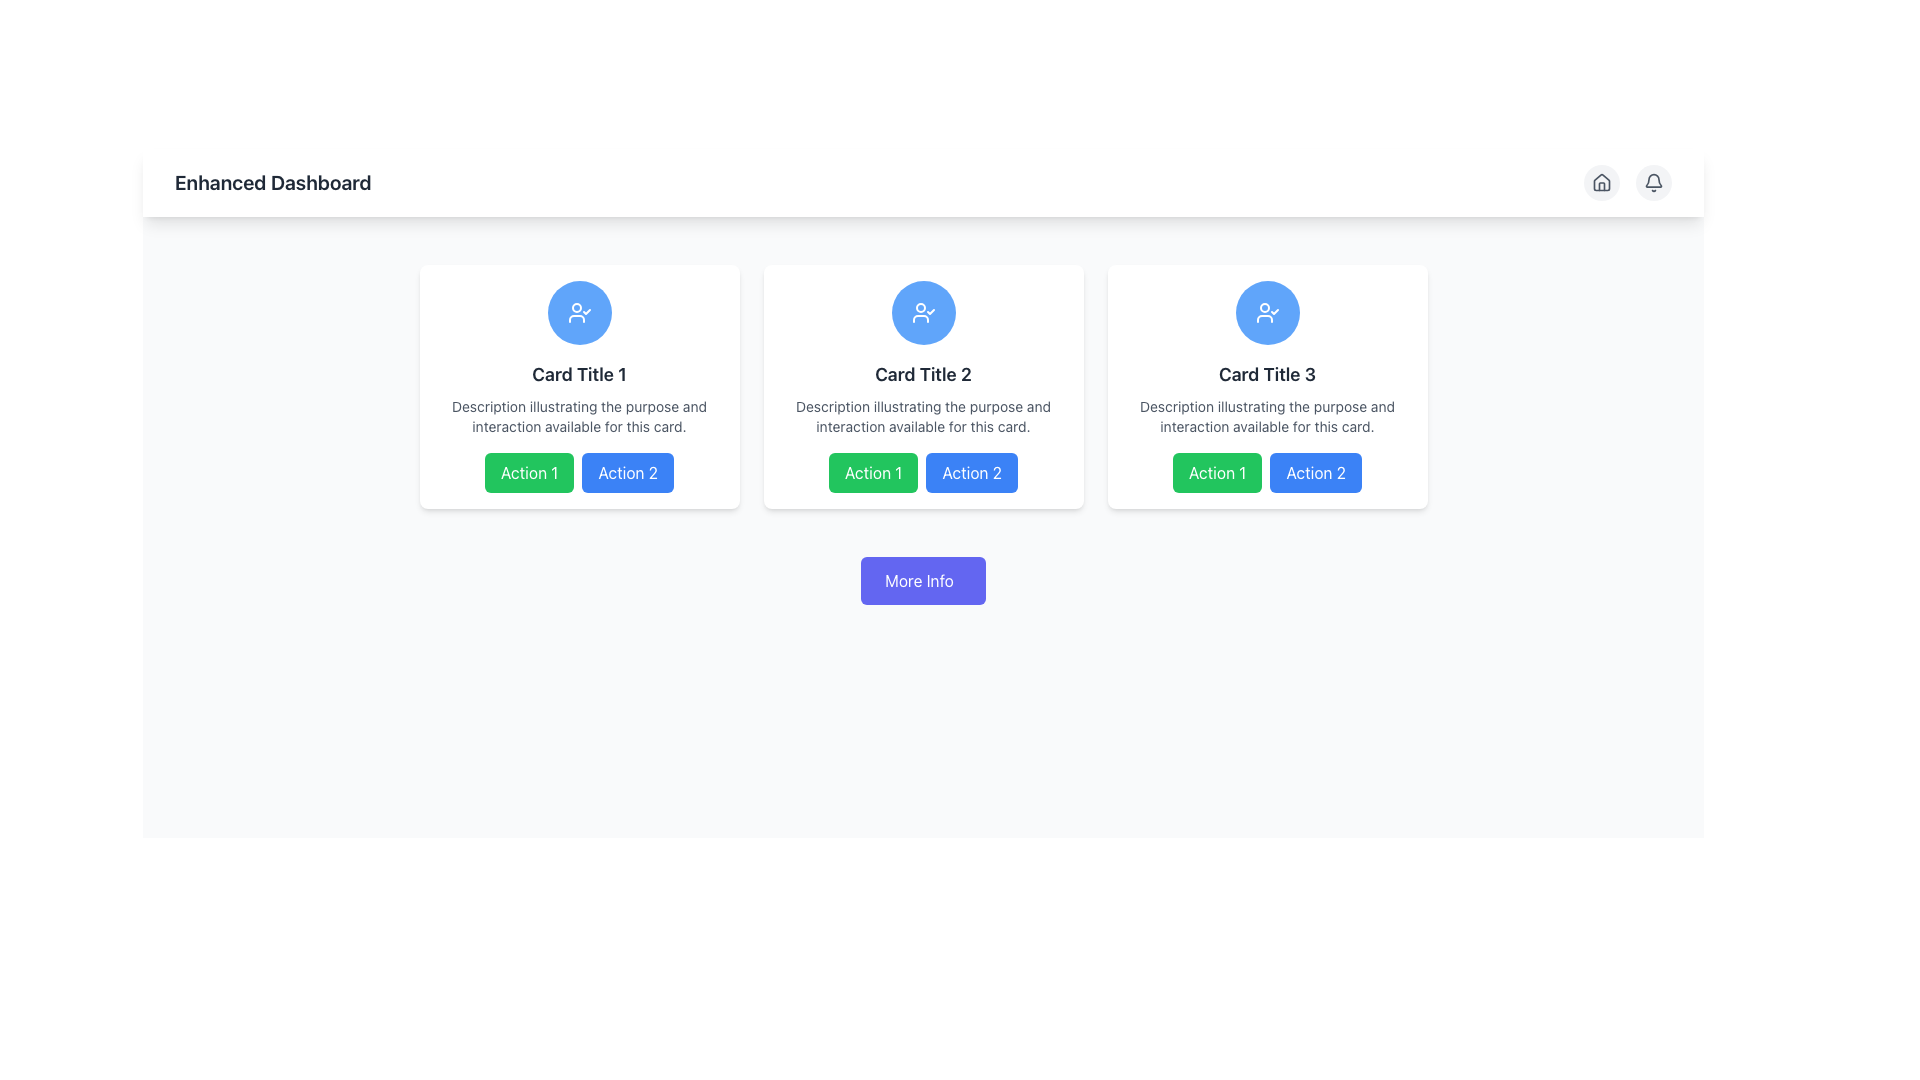 The width and height of the screenshot is (1920, 1080). Describe the element at coordinates (272, 182) in the screenshot. I see `title text label located at the top-left corner of the dashboard page, which serves as a heading for immediate context` at that location.